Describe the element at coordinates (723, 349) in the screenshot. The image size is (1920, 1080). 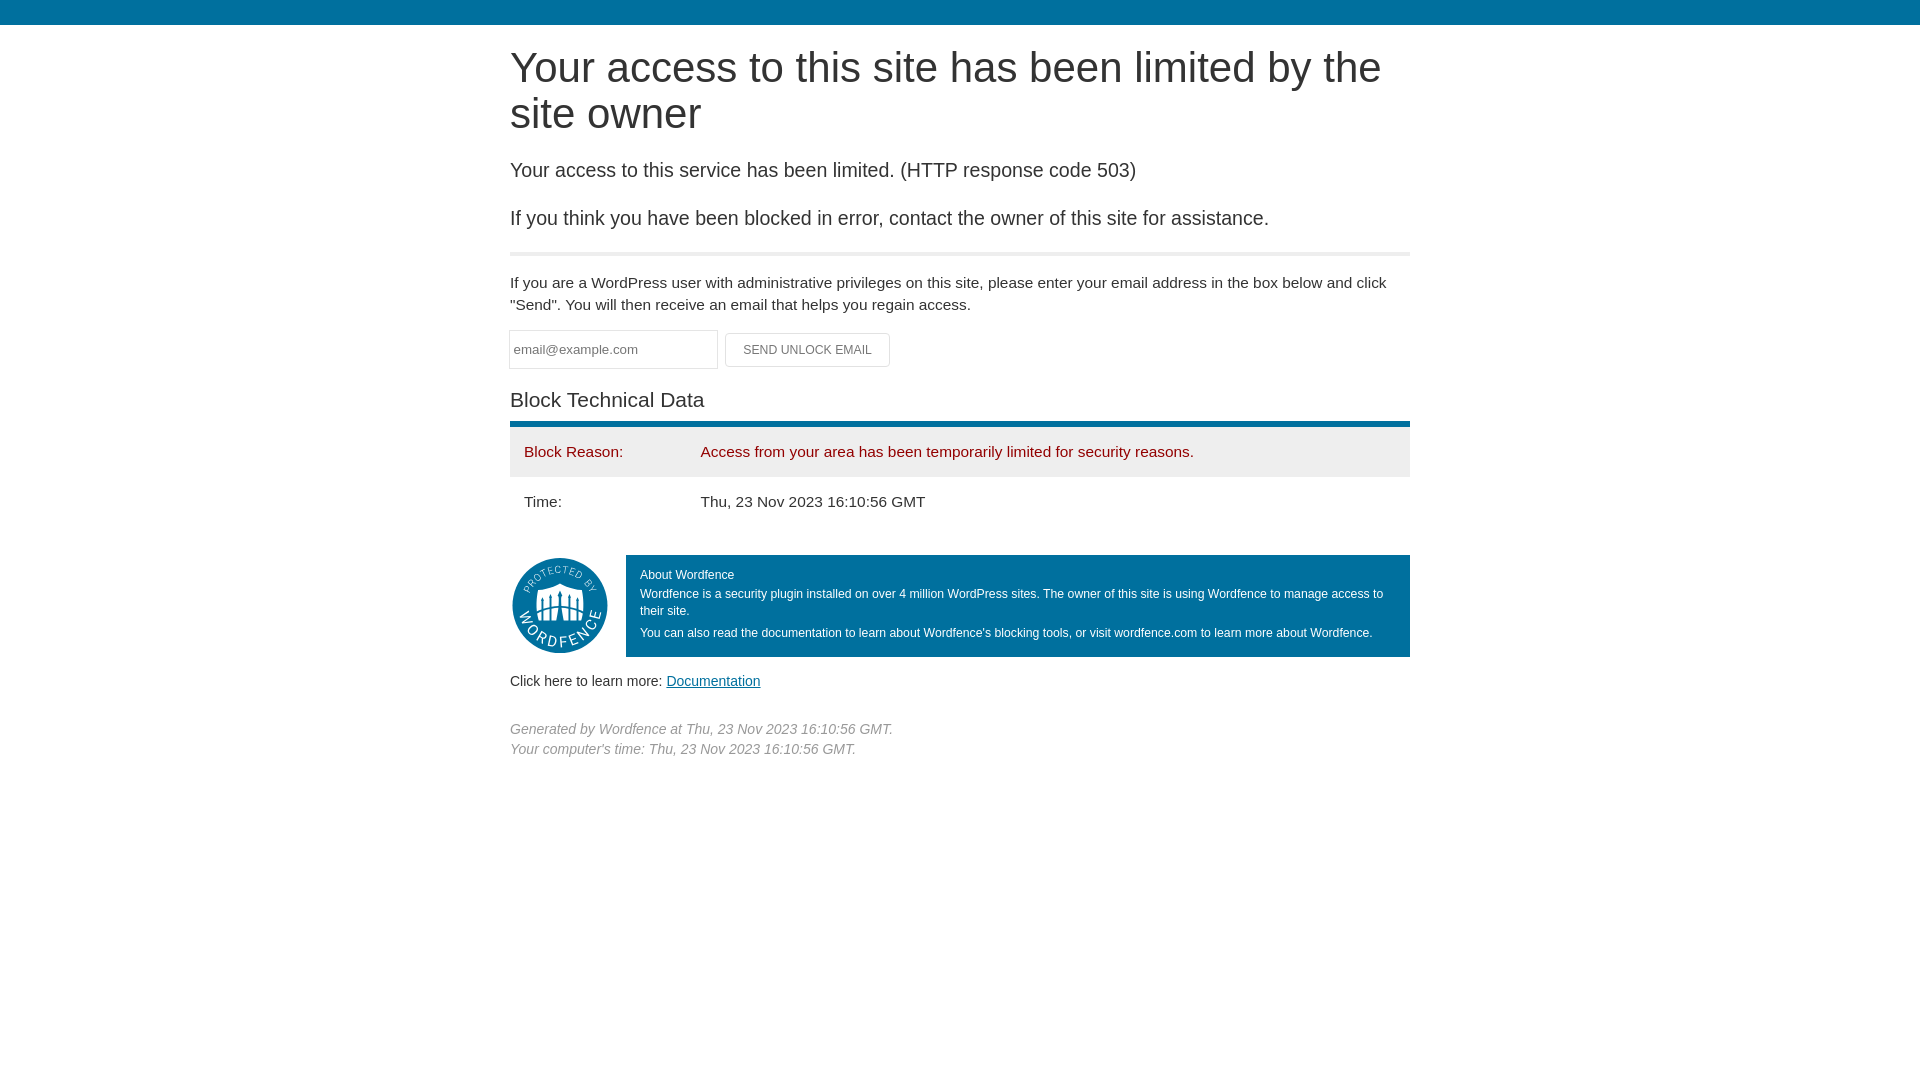
I see `'Send Unlock Email'` at that location.